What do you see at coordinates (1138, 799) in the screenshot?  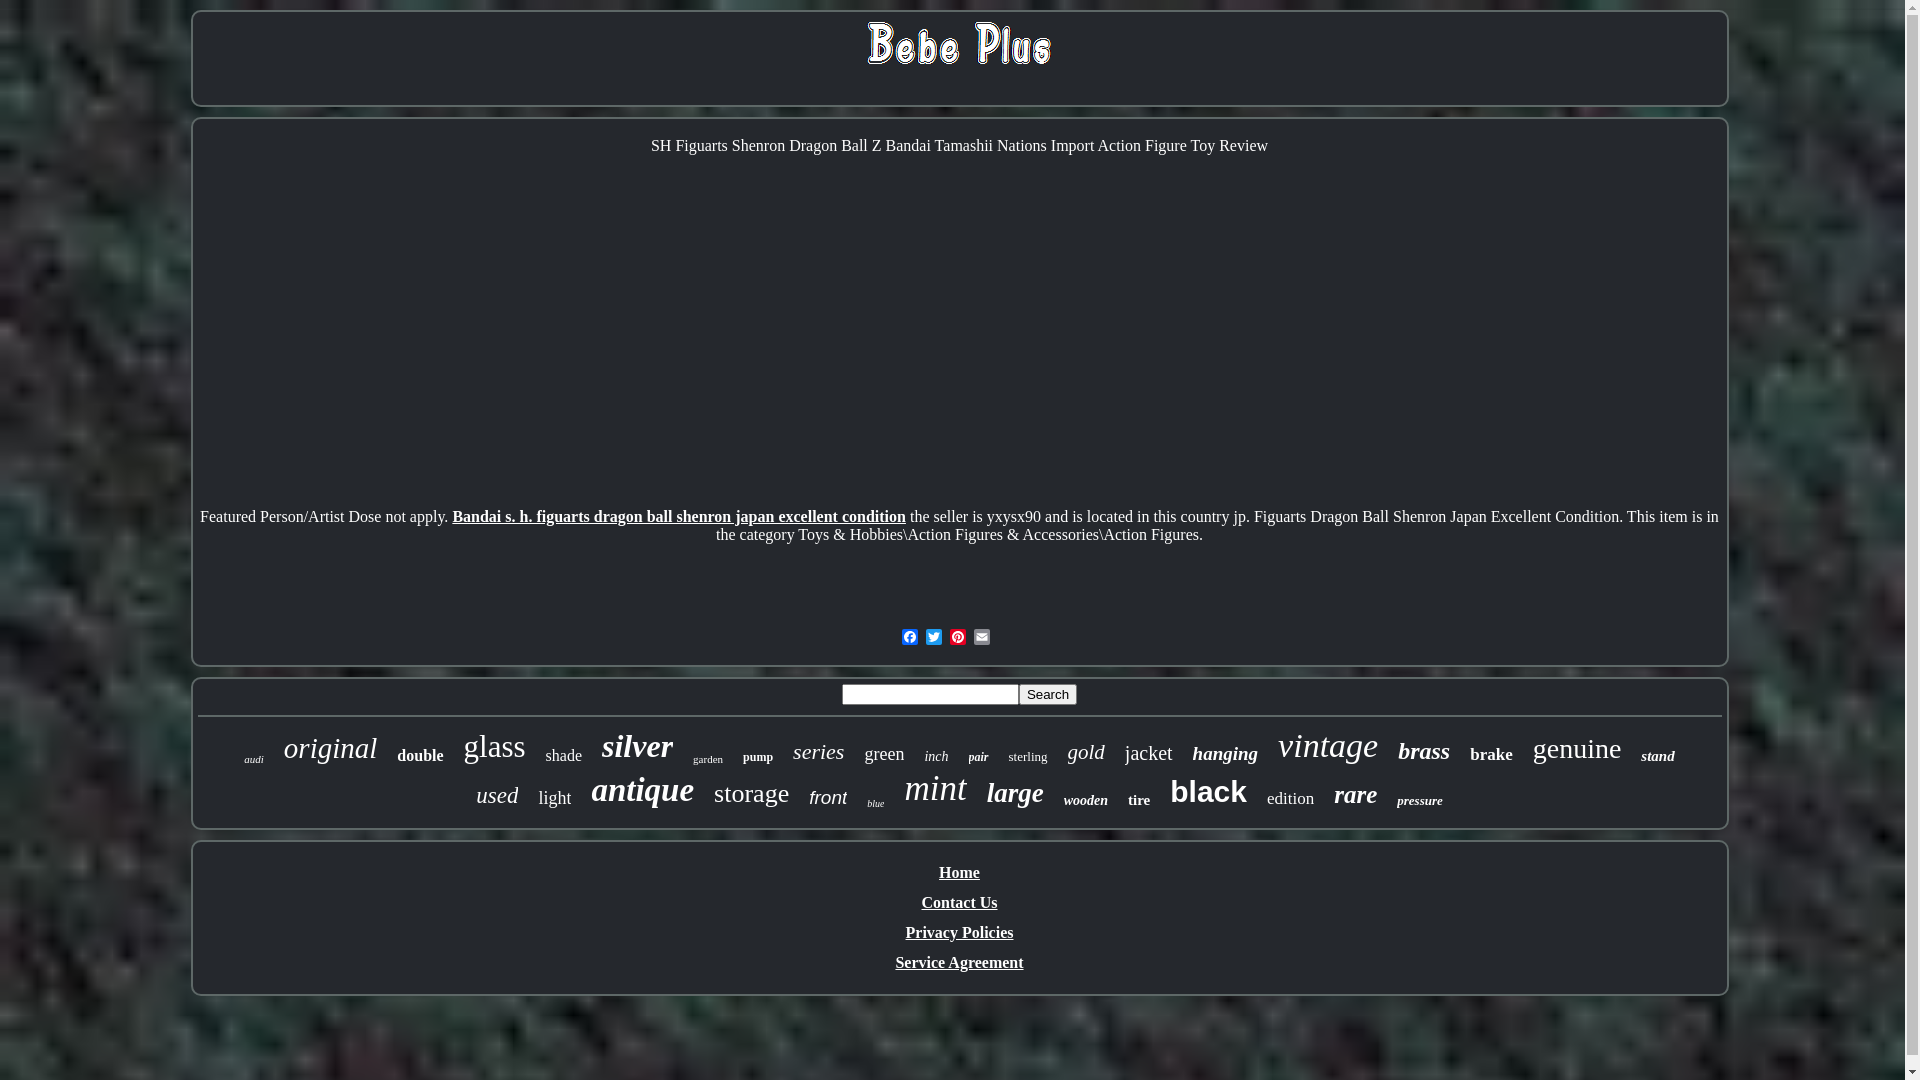 I see `'tire'` at bounding box center [1138, 799].